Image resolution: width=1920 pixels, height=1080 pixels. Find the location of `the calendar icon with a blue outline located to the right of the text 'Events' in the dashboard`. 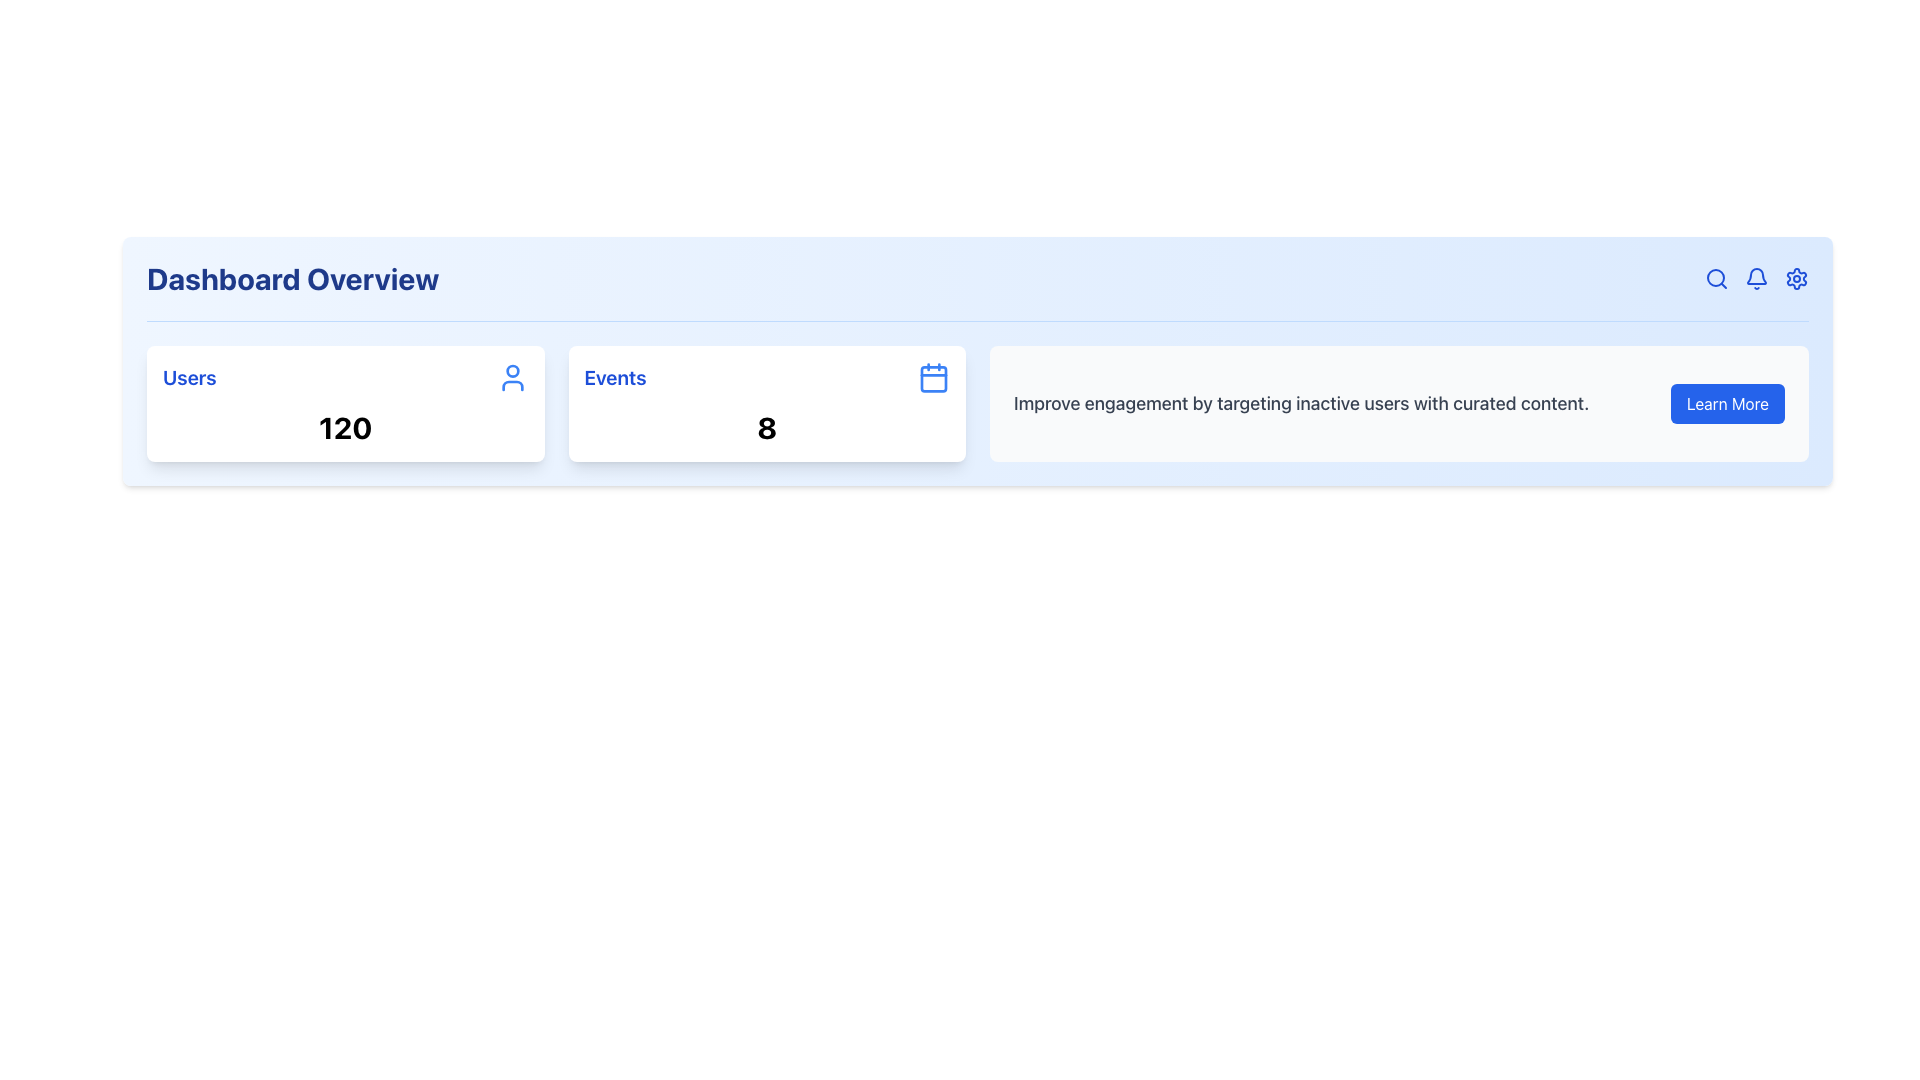

the calendar icon with a blue outline located to the right of the text 'Events' in the dashboard is located at coordinates (933, 378).